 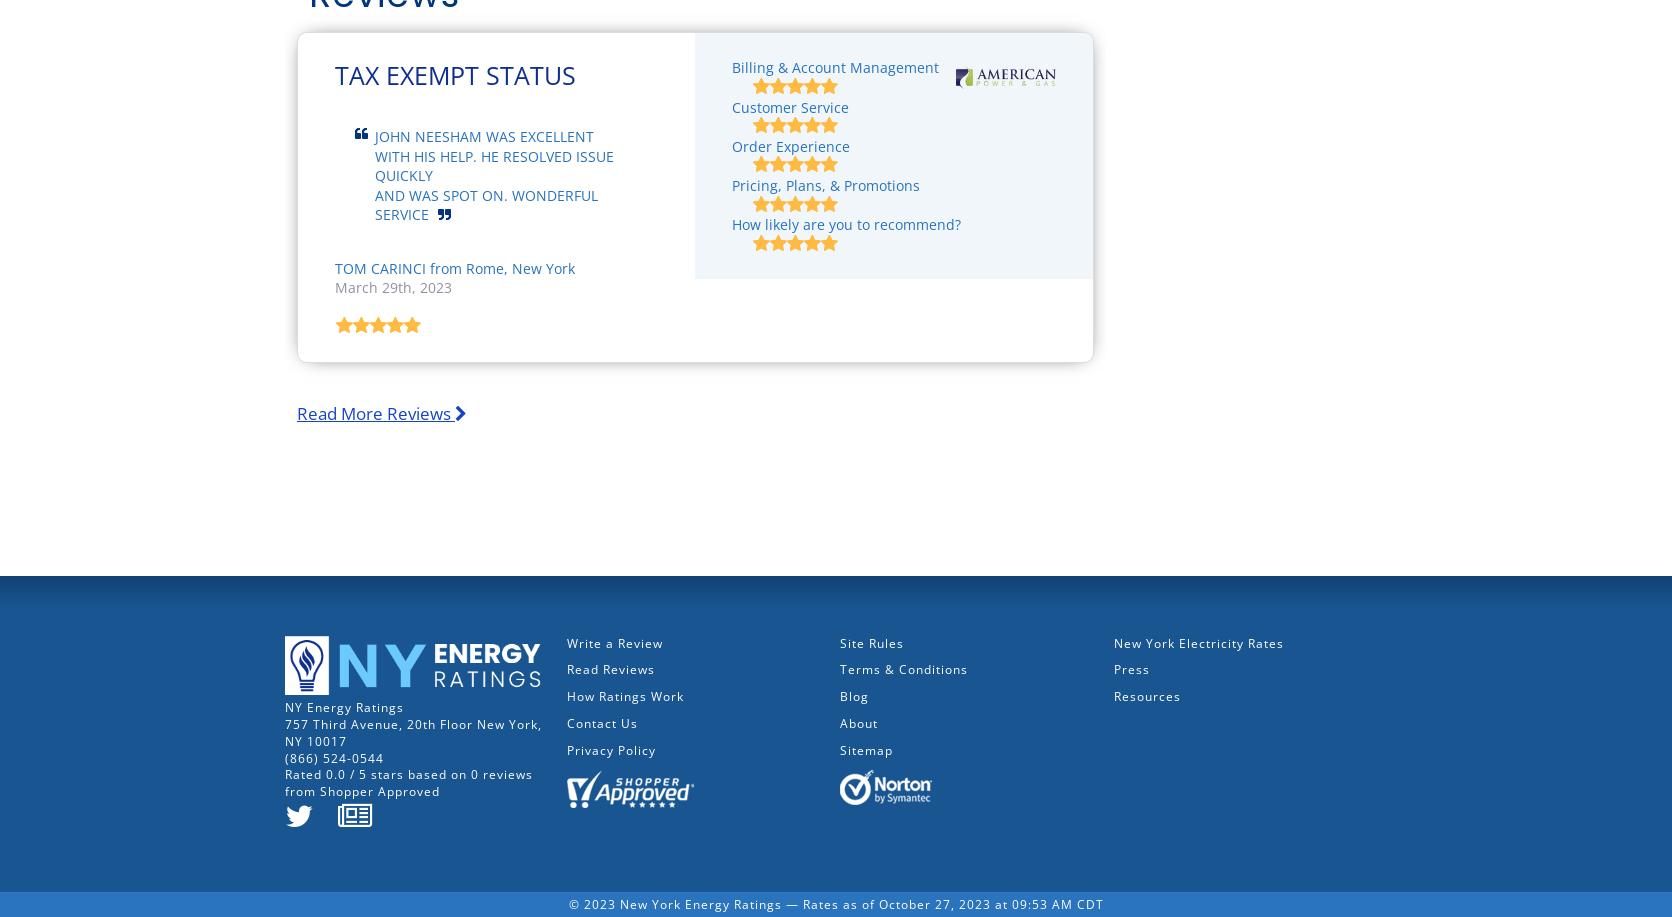 I want to click on 'About', so click(x=840, y=721).